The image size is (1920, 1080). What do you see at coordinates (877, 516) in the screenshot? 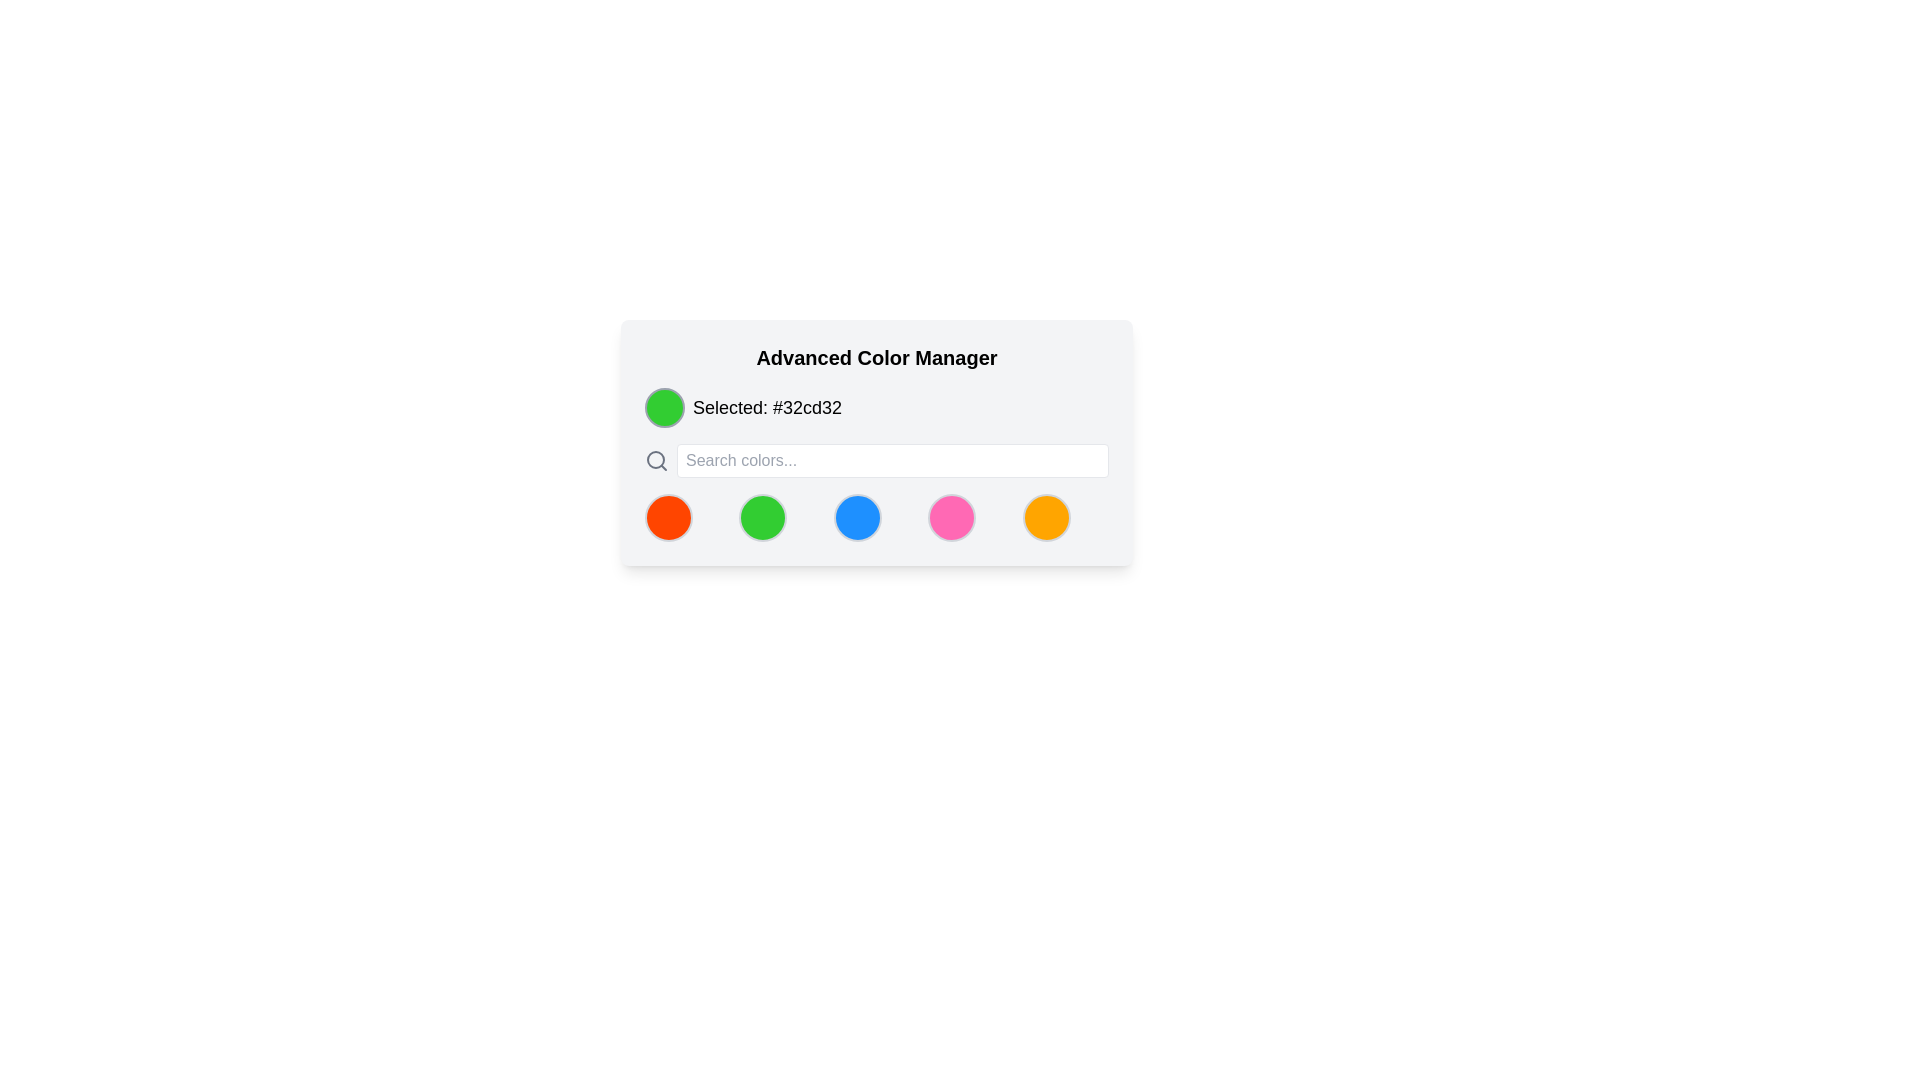
I see `the central blue circle in the color selector grid of the 'Advanced Color Manager' interface` at bounding box center [877, 516].